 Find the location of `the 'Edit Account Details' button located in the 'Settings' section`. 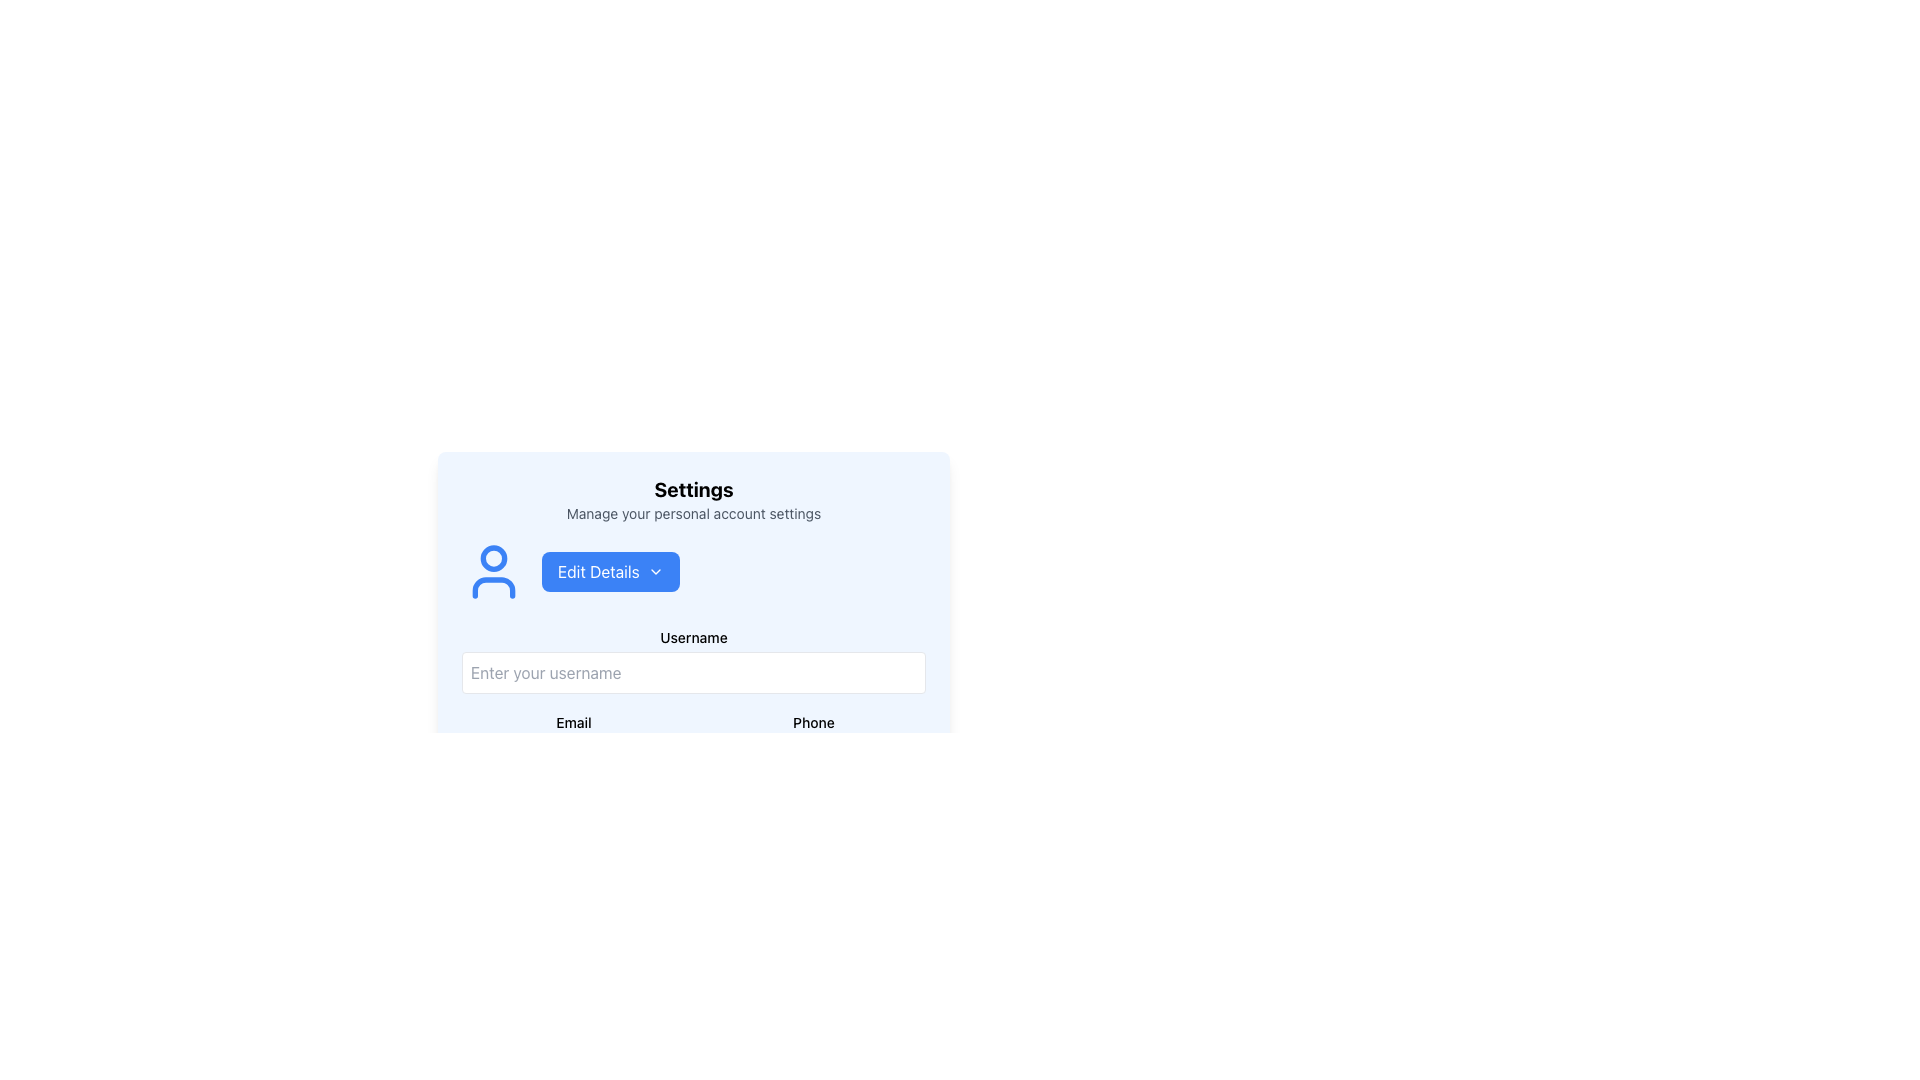

the 'Edit Account Details' button located in the 'Settings' section is located at coordinates (694, 571).